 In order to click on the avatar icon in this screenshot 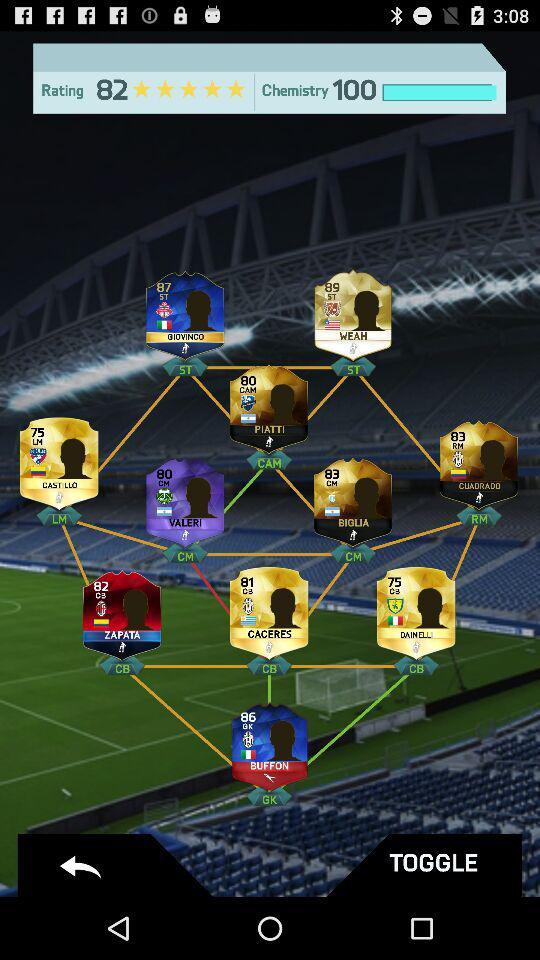, I will do `click(478, 491)`.